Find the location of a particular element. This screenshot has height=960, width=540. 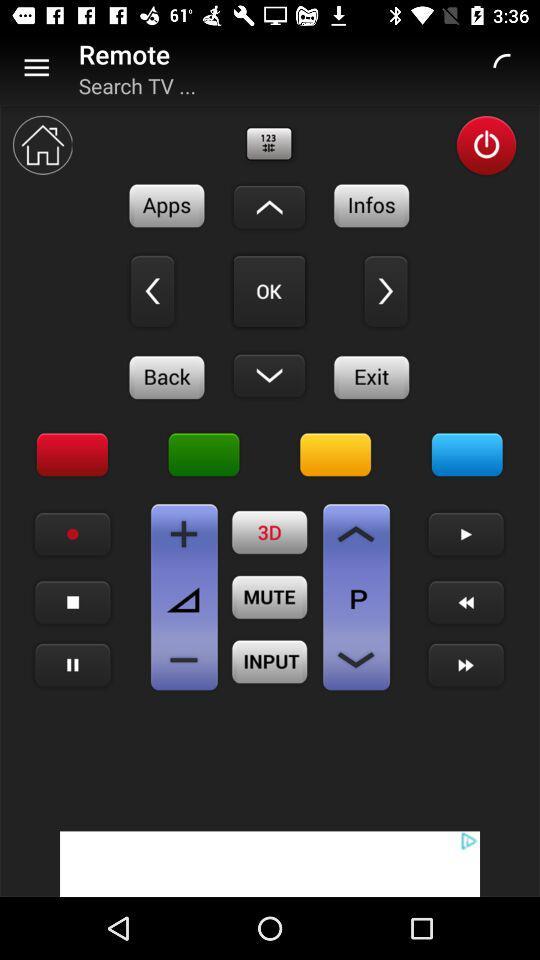

click the ok button is located at coordinates (269, 290).